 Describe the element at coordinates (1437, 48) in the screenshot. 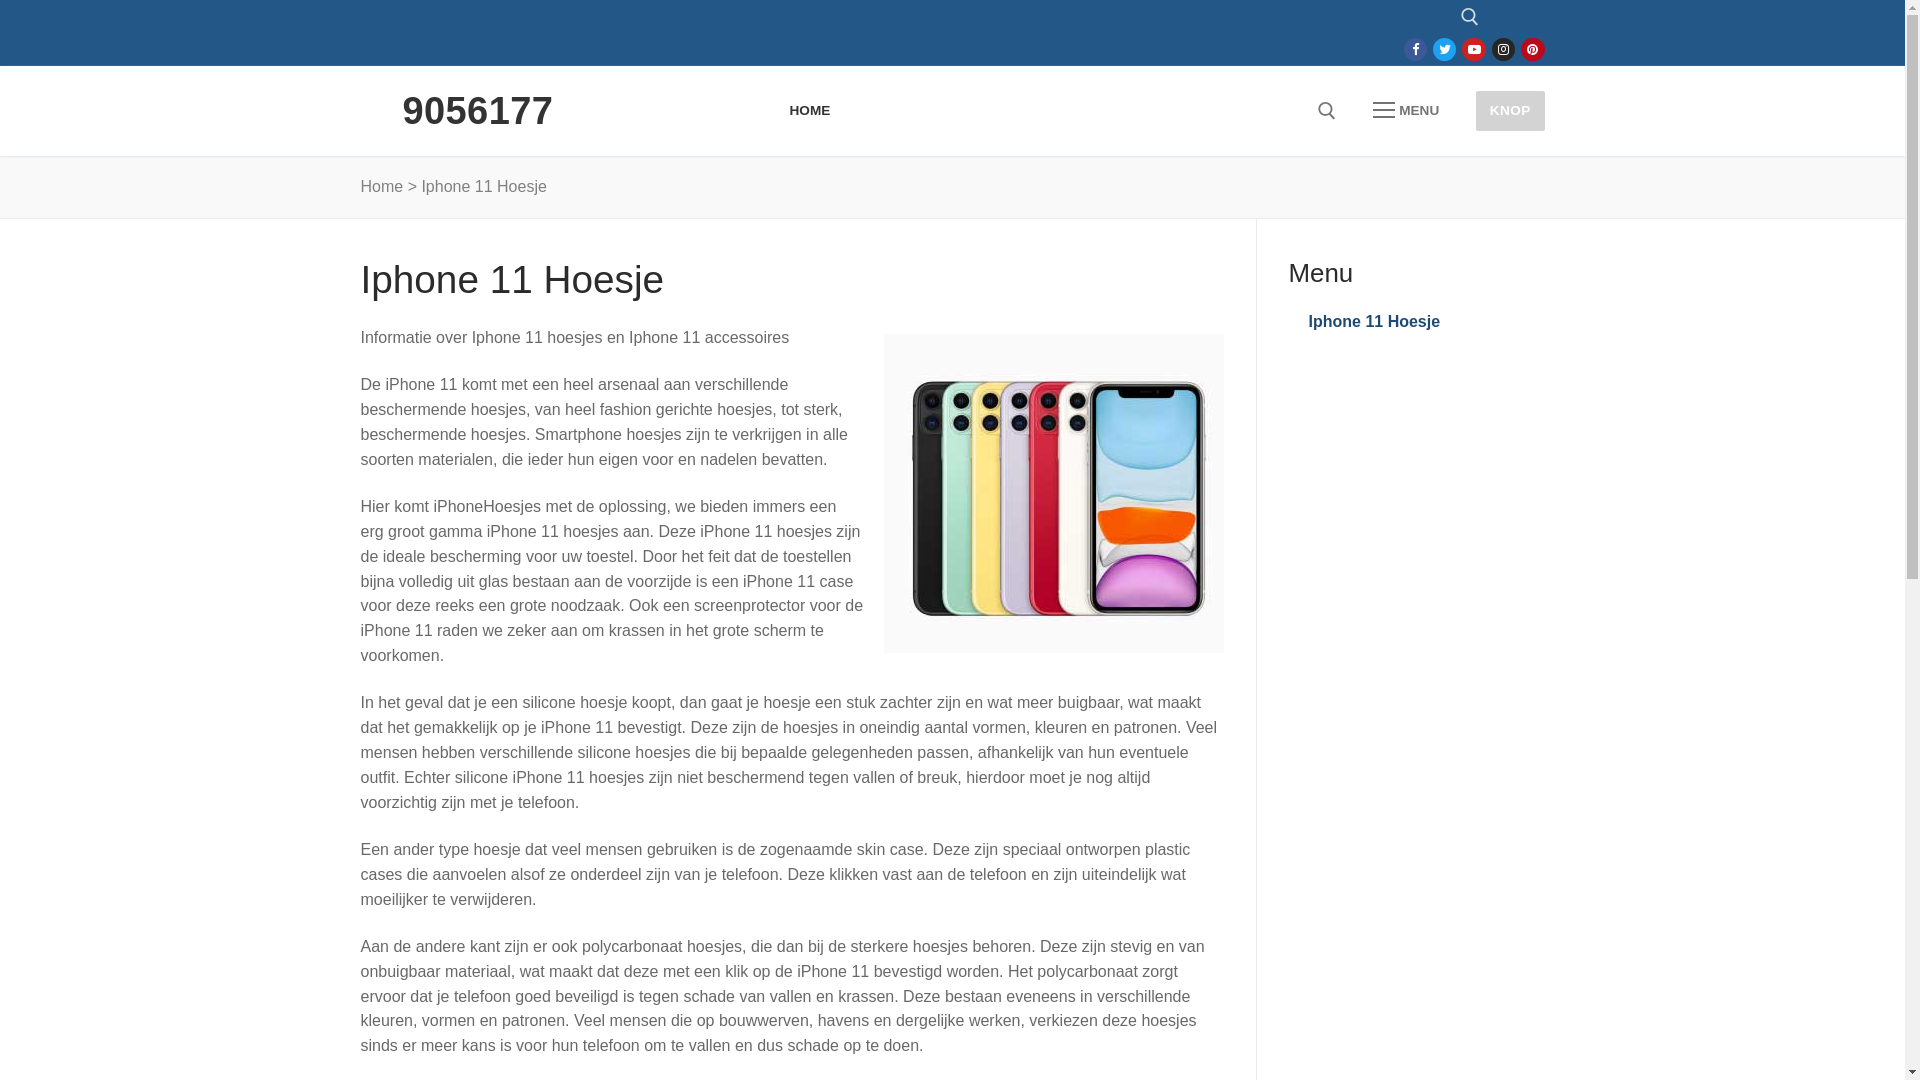

I see `'Twitter'` at that location.